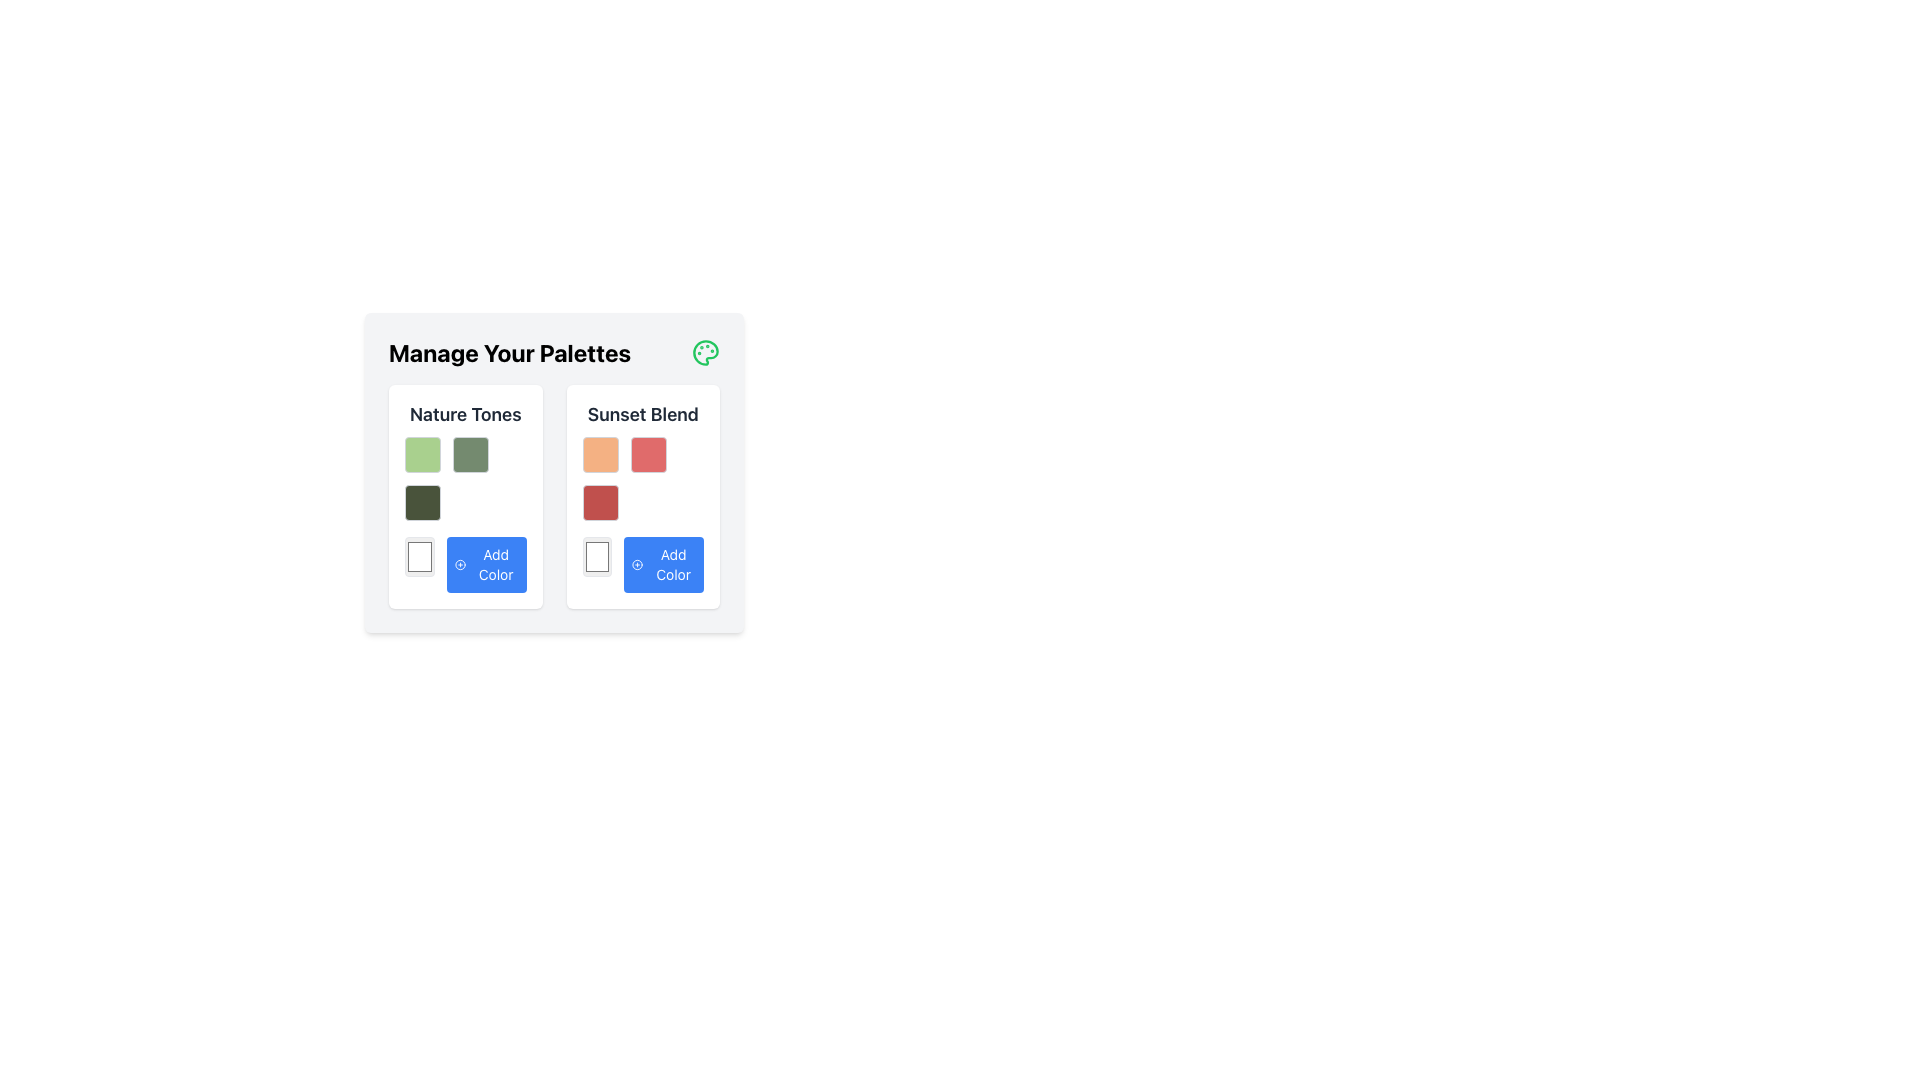  Describe the element at coordinates (705, 352) in the screenshot. I see `the green painter's palette icon located in the upper right corner of the 'Manage Your Palettes' section` at that location.